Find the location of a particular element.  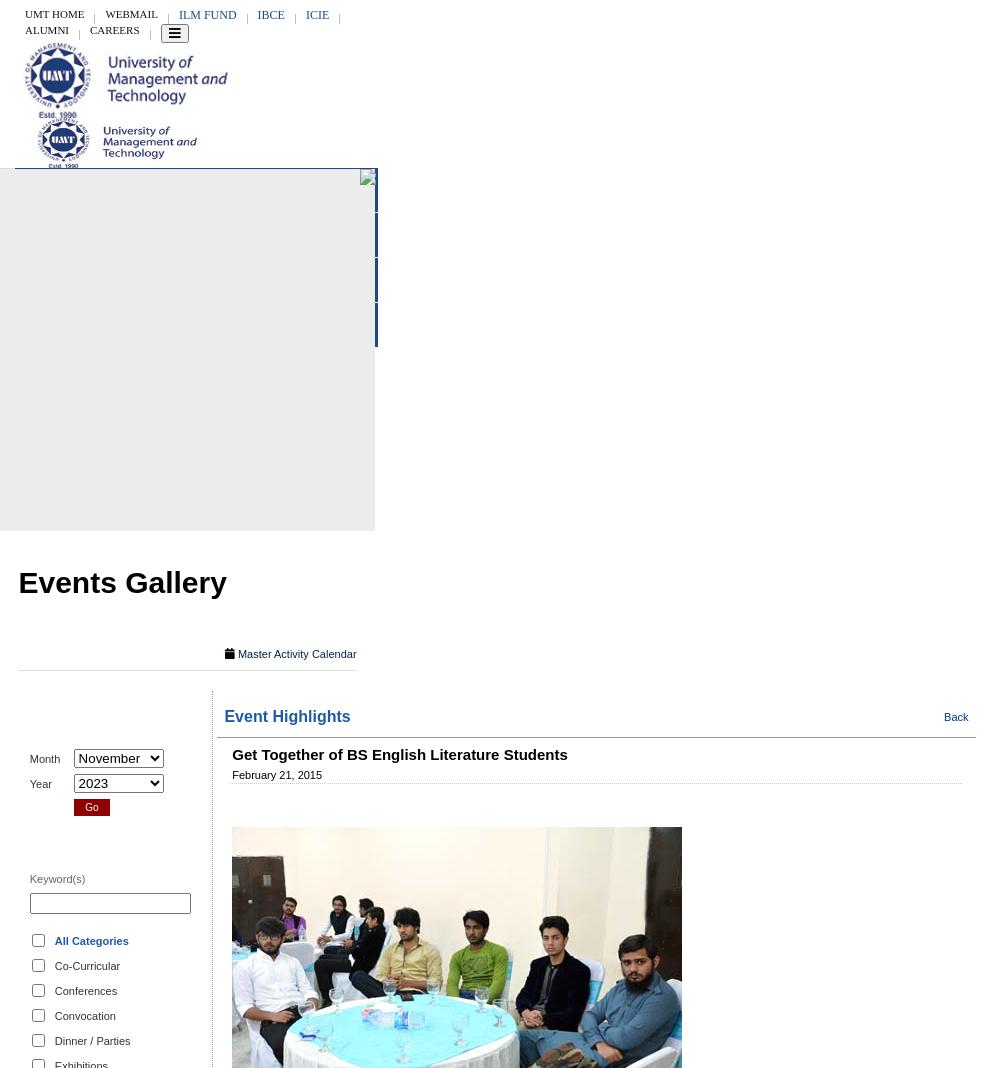

'Convocation' is located at coordinates (83, 1015).